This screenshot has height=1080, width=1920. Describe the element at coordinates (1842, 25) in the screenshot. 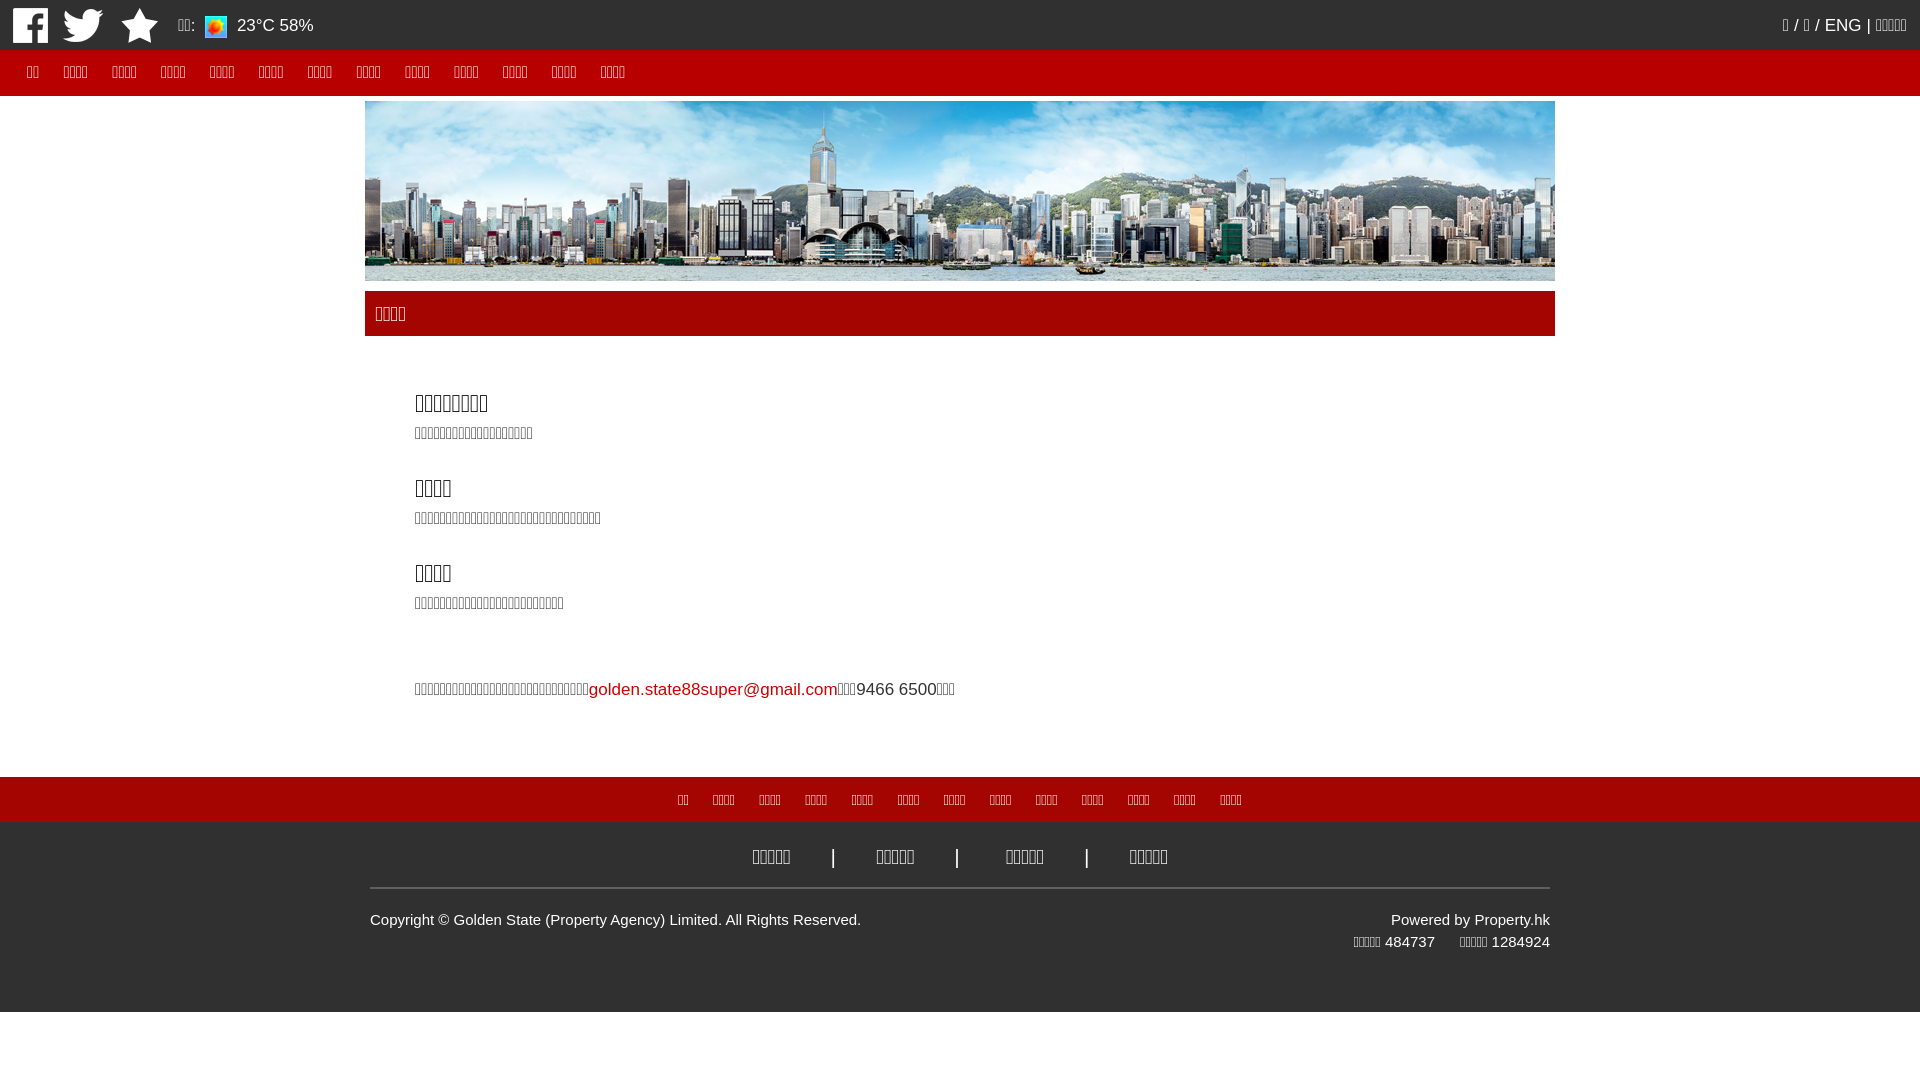

I see `'ENG'` at that location.